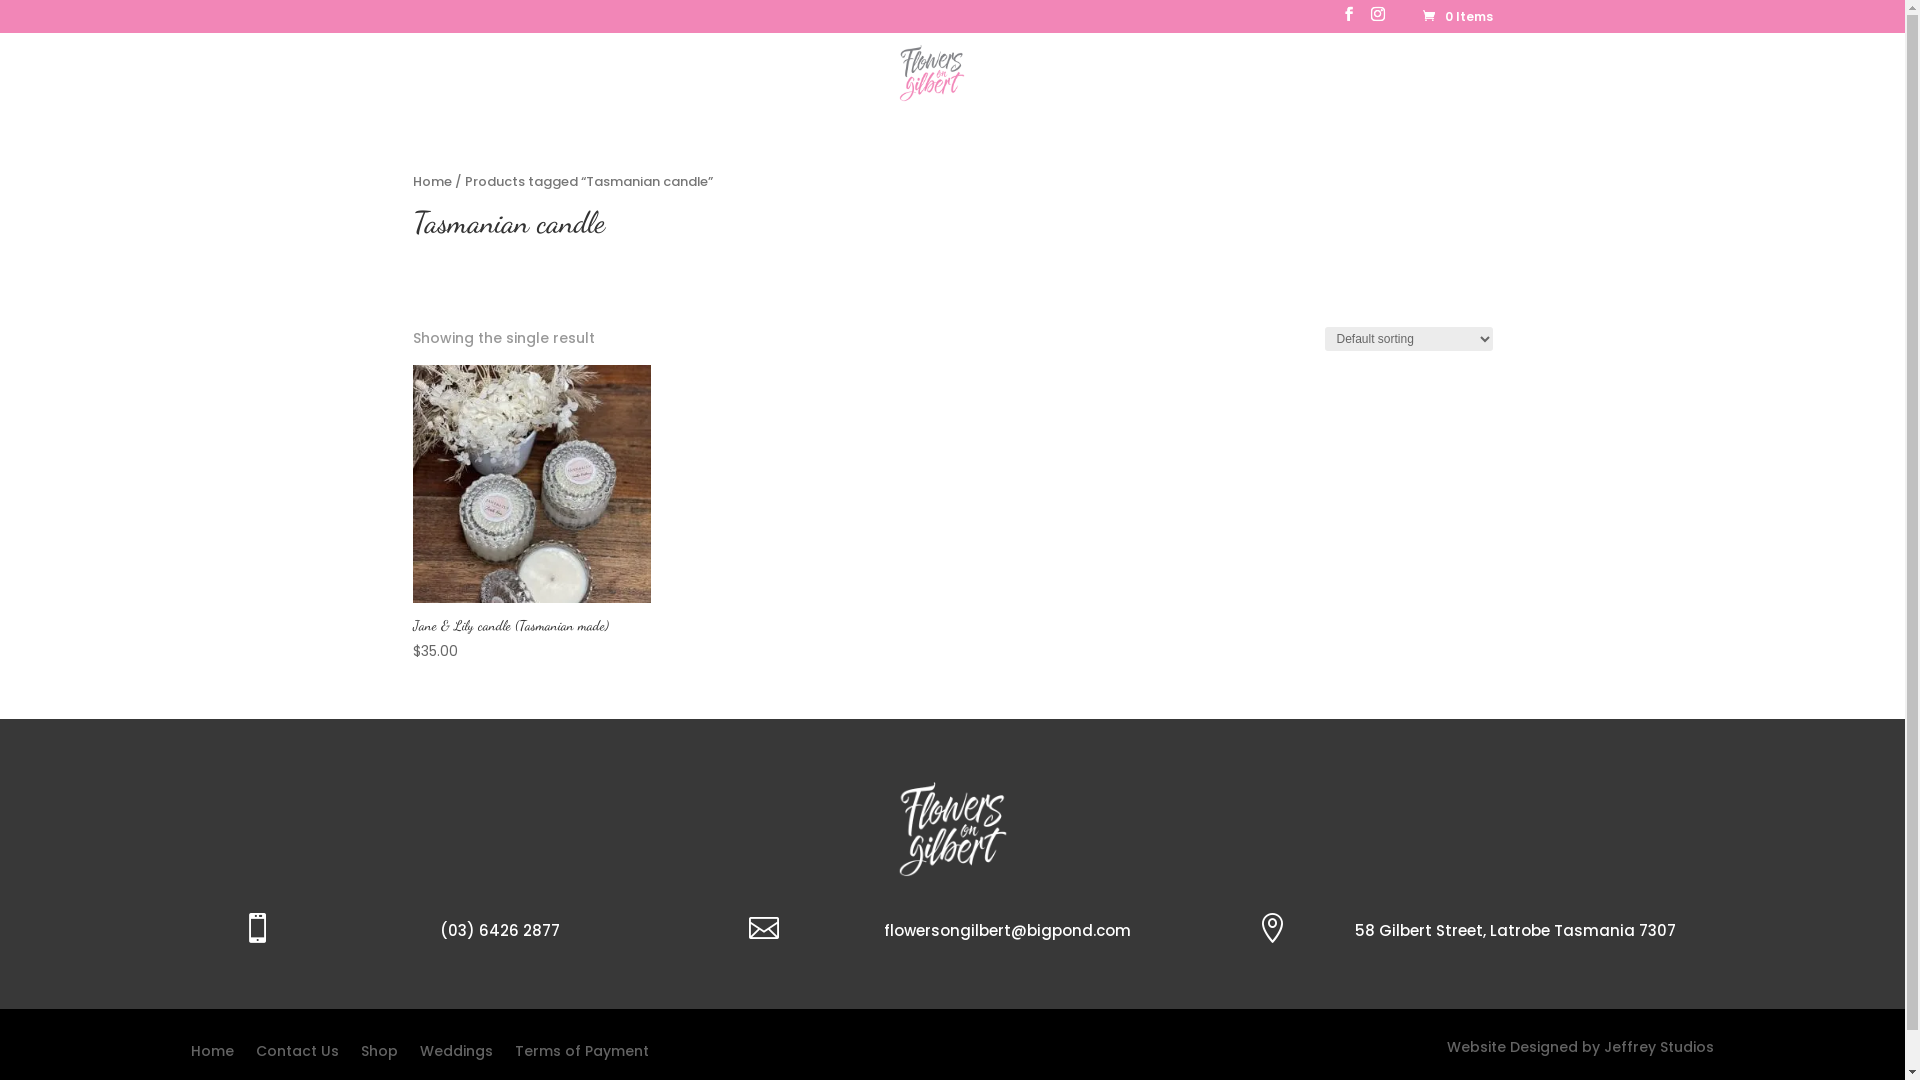  What do you see at coordinates (1456, 16) in the screenshot?
I see `'0 Items'` at bounding box center [1456, 16].